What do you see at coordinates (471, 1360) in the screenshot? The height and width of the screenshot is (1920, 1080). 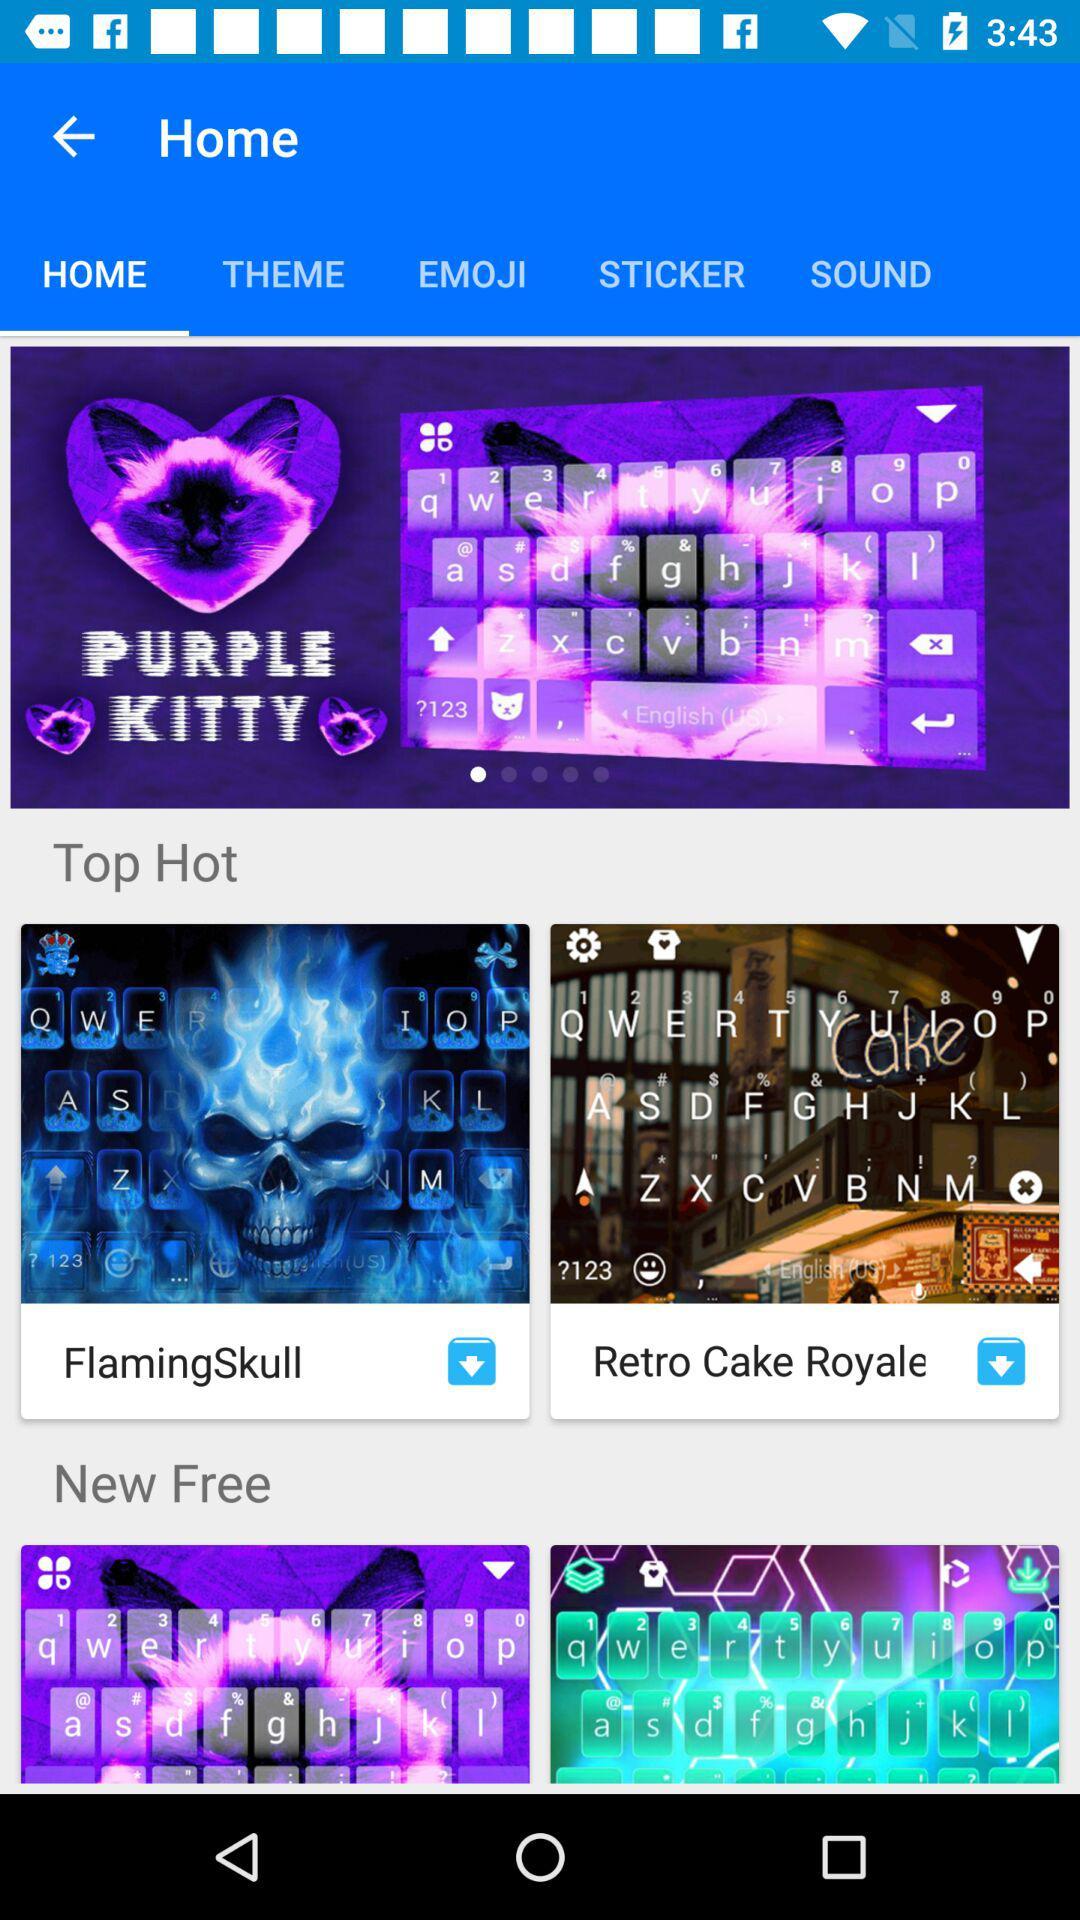 I see `to a playlist` at bounding box center [471, 1360].